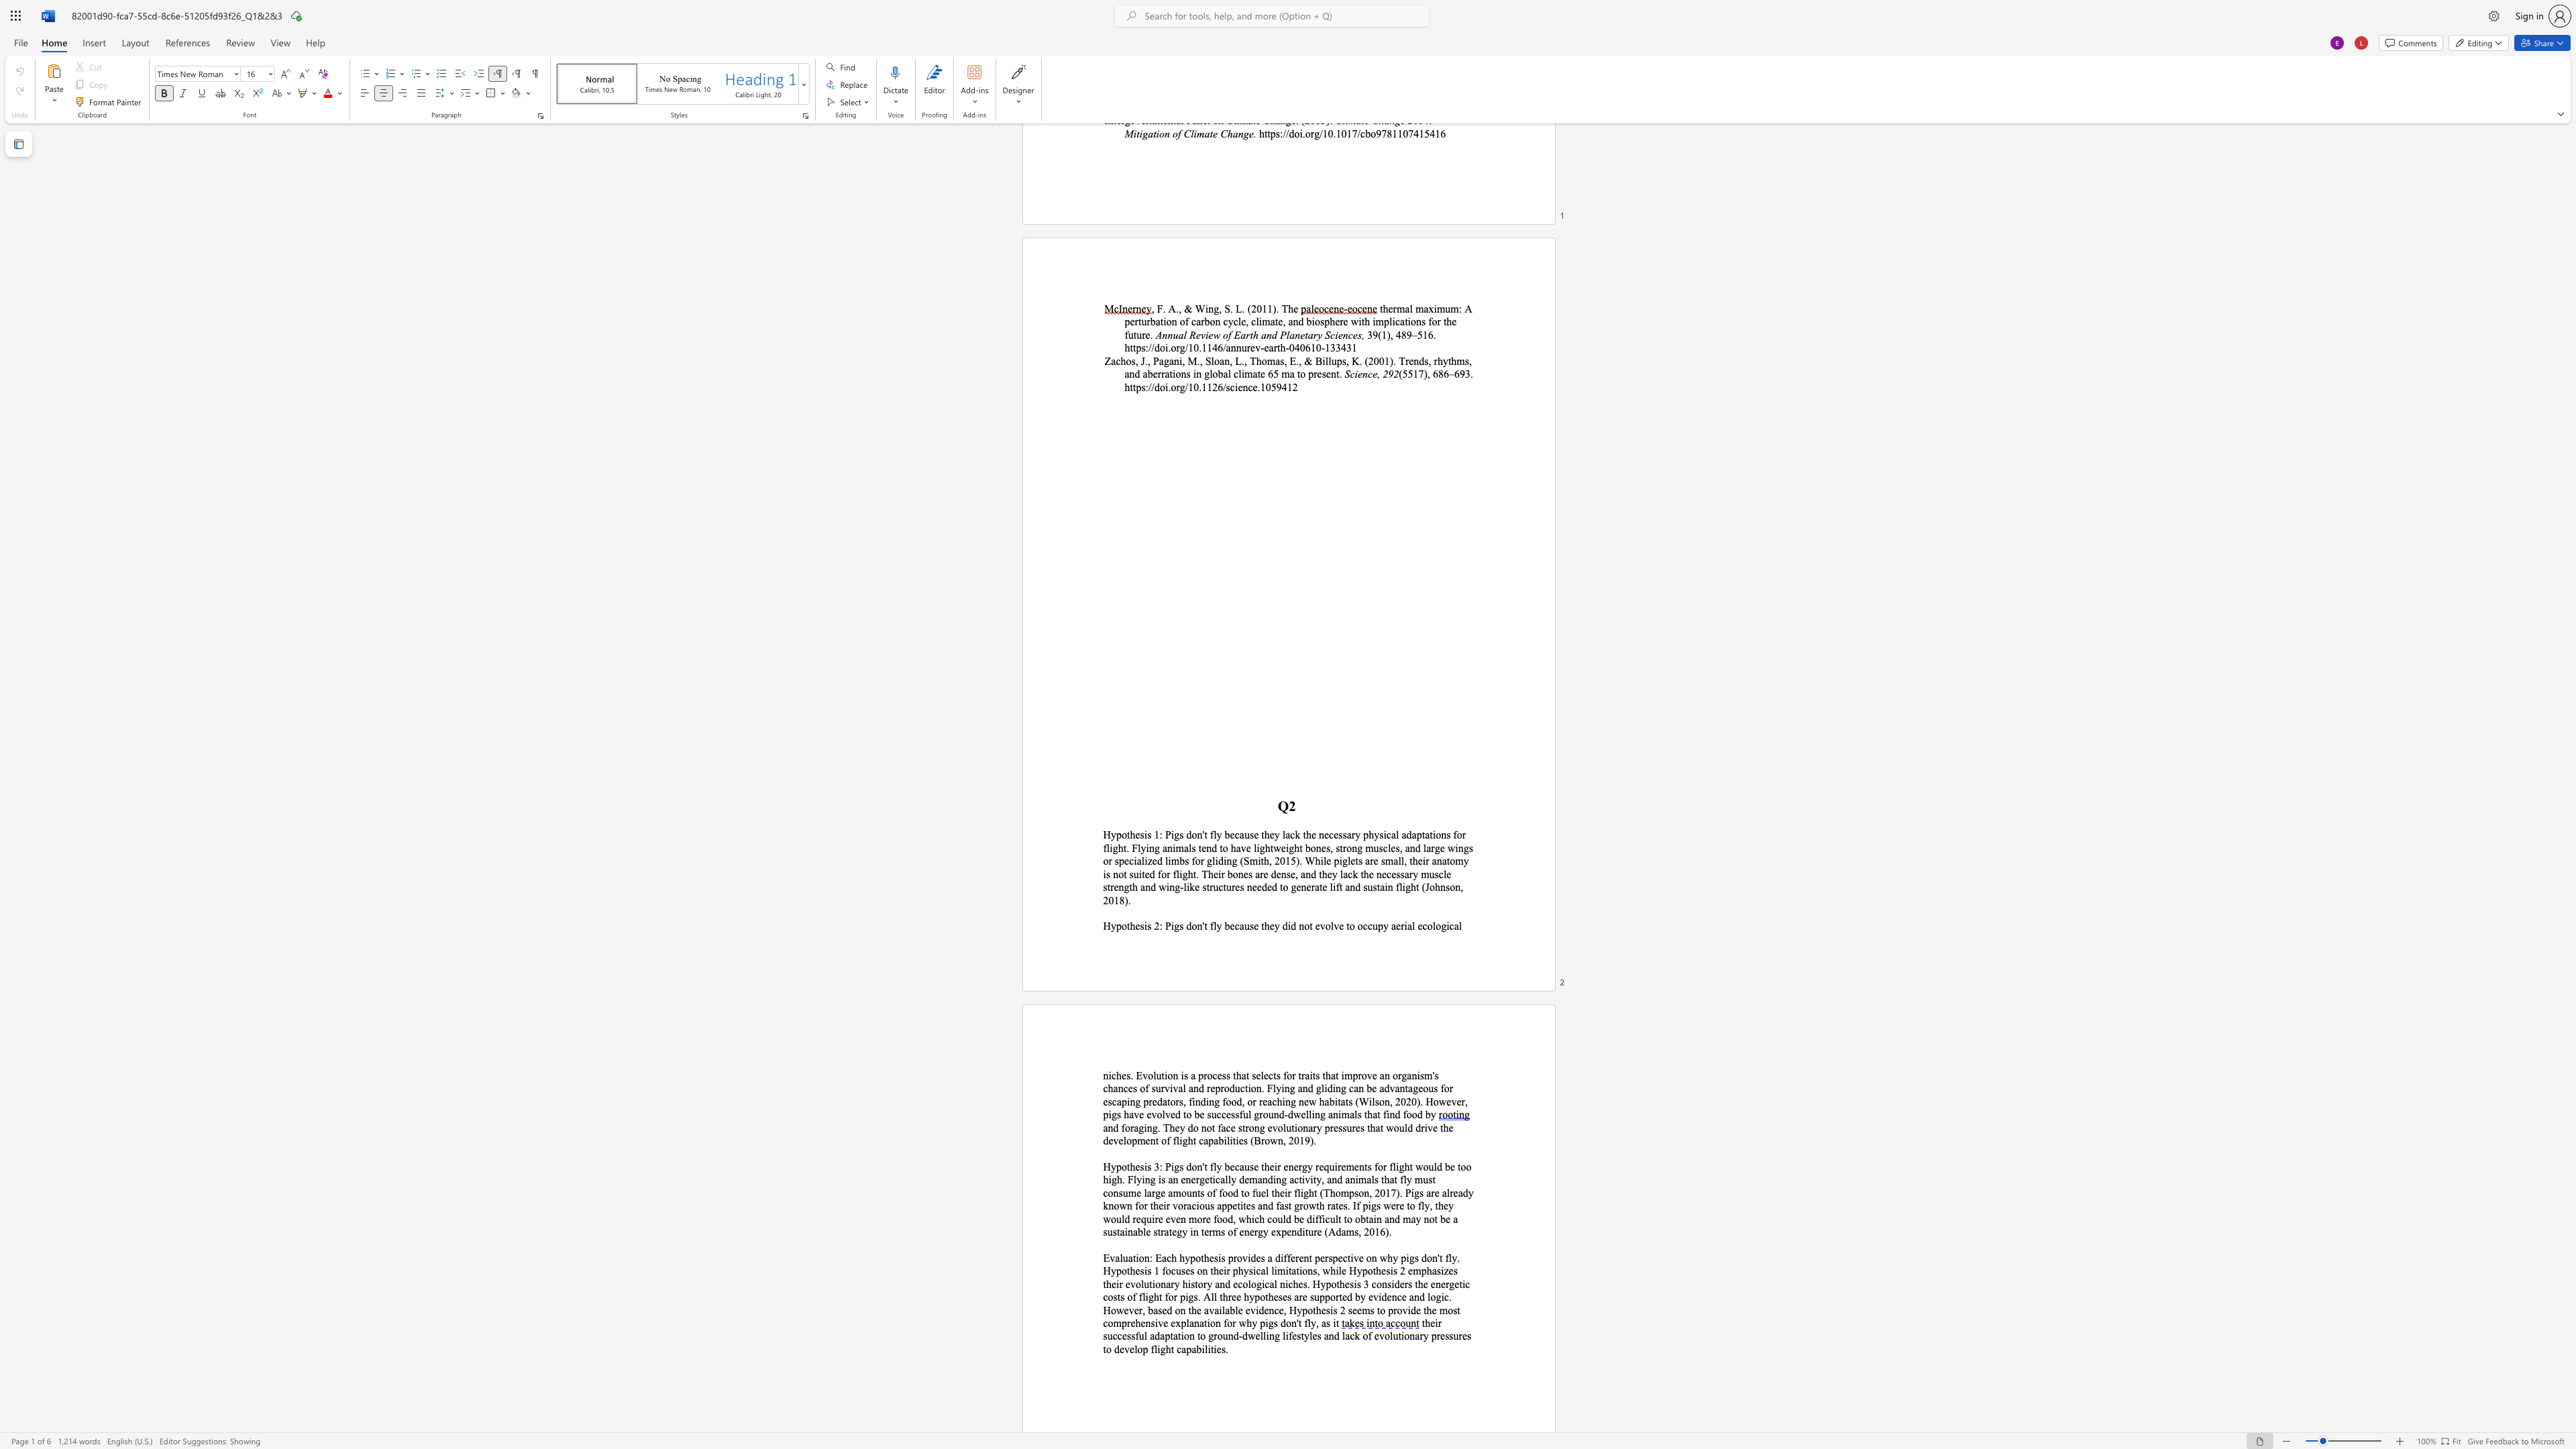  Describe the element at coordinates (1264, 1322) in the screenshot. I see `the subset text "igs" within the text "the most comprehensive explanation for why pigs"` at that location.